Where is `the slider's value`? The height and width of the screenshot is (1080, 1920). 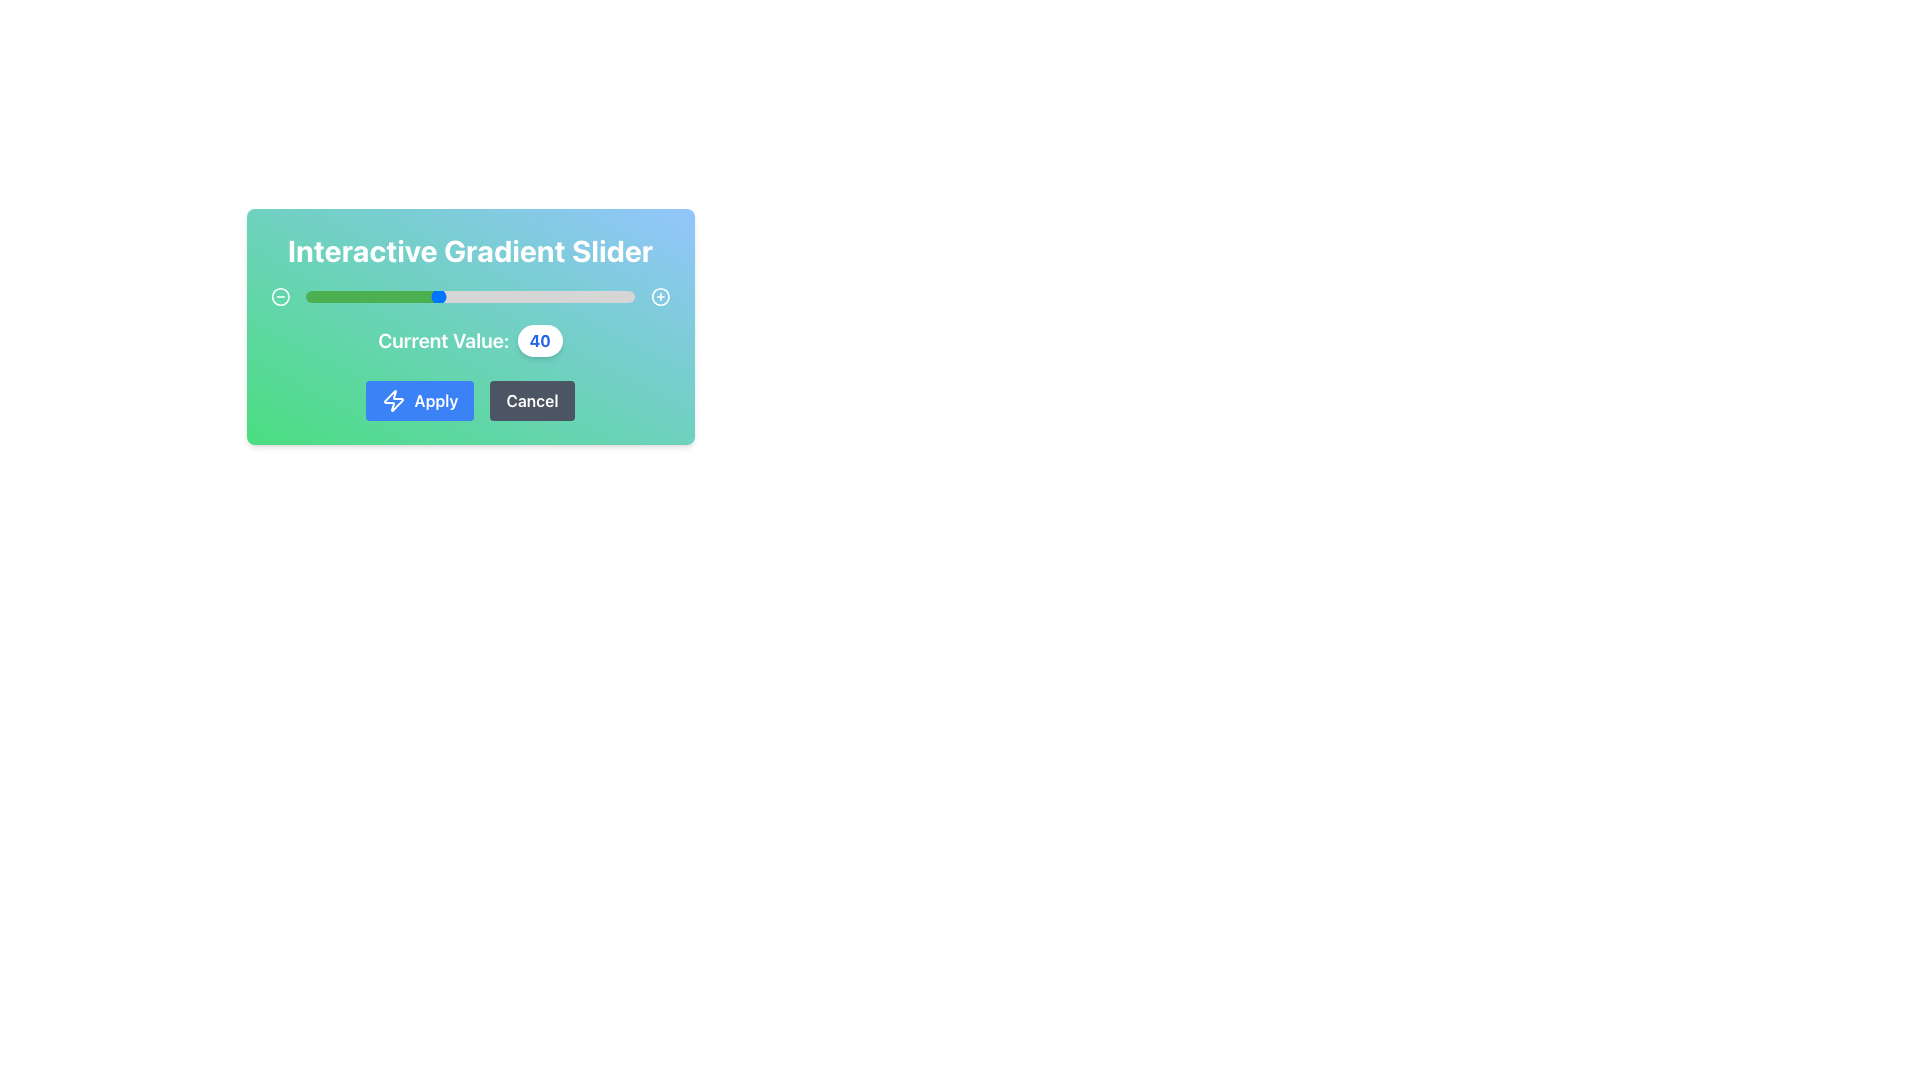
the slider's value is located at coordinates (568, 297).